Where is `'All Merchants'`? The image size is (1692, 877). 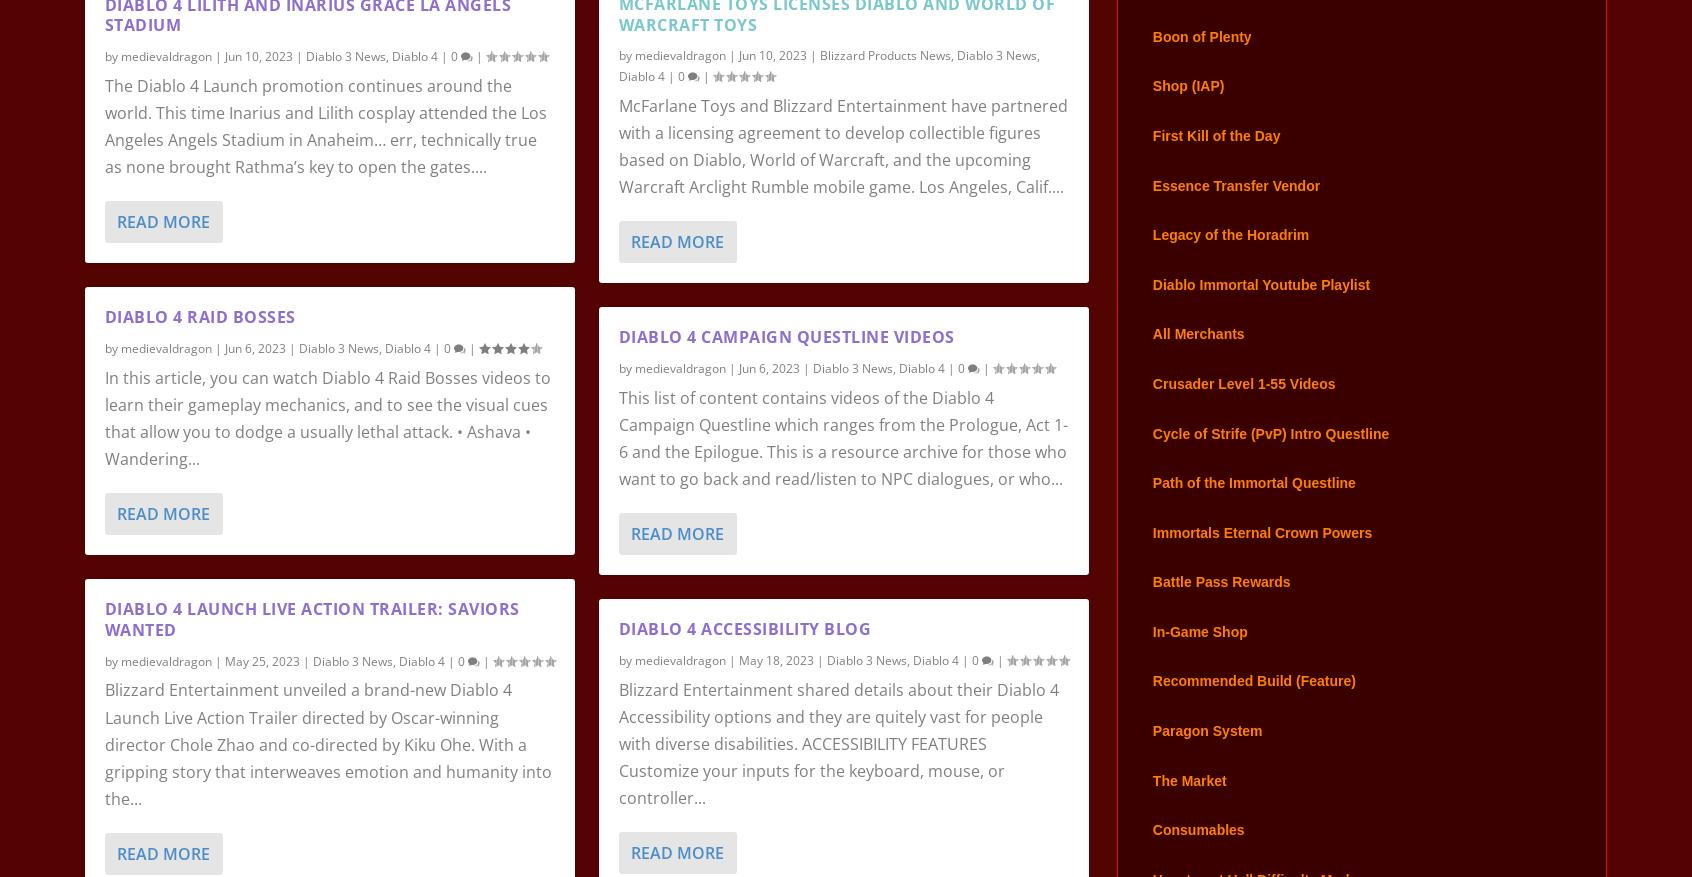
'All Merchants' is located at coordinates (1196, 360).